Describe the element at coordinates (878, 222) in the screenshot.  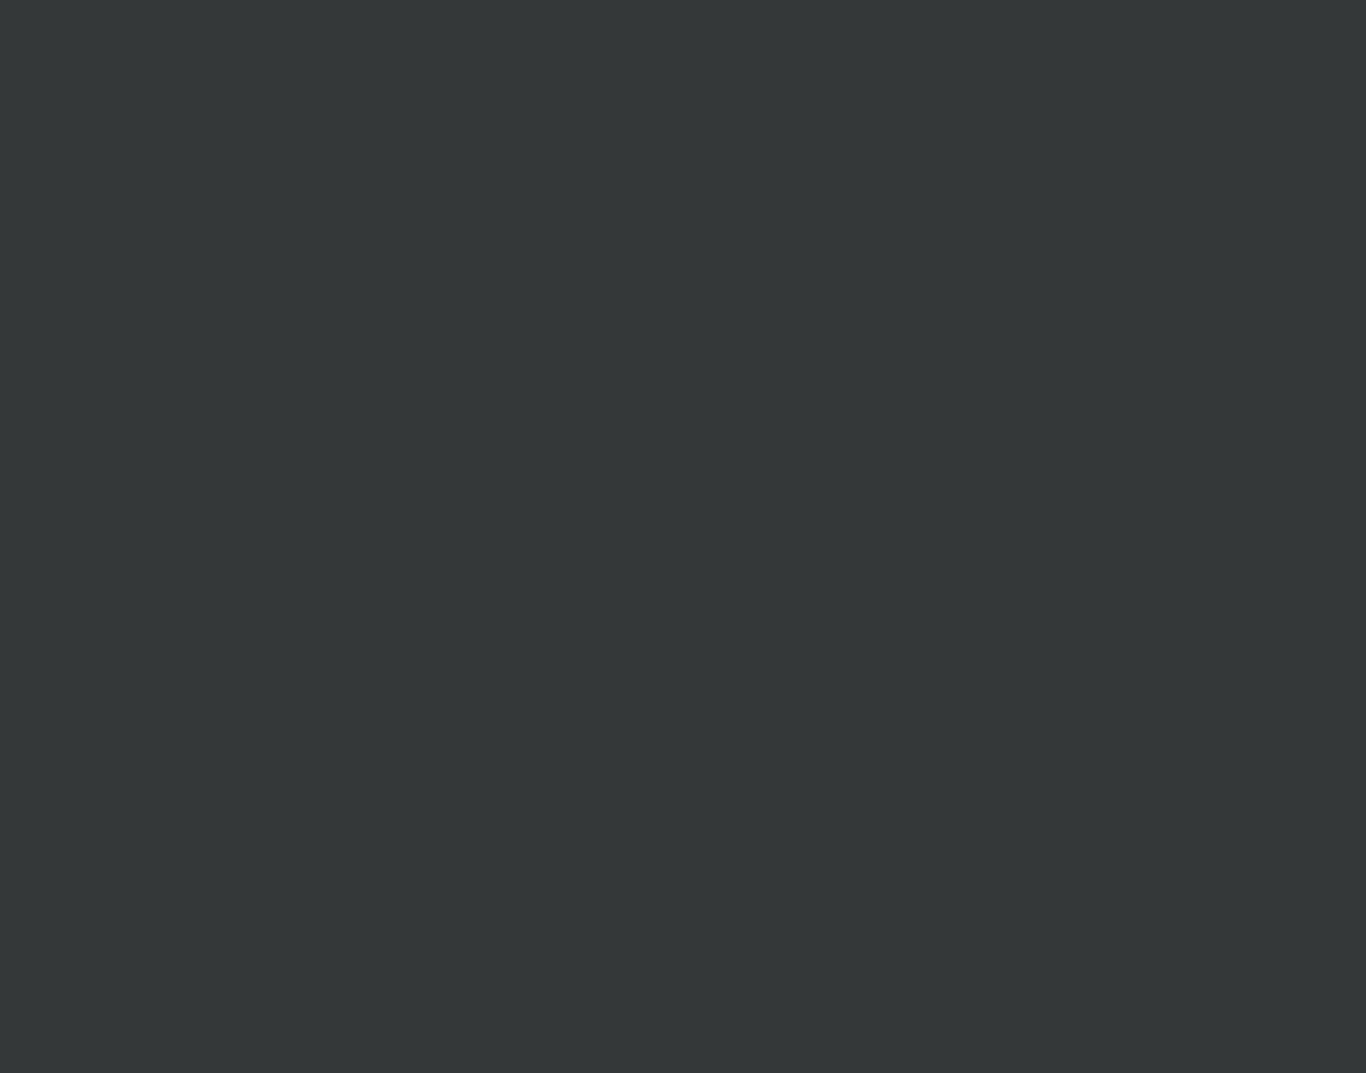
I see `'survey'` at that location.